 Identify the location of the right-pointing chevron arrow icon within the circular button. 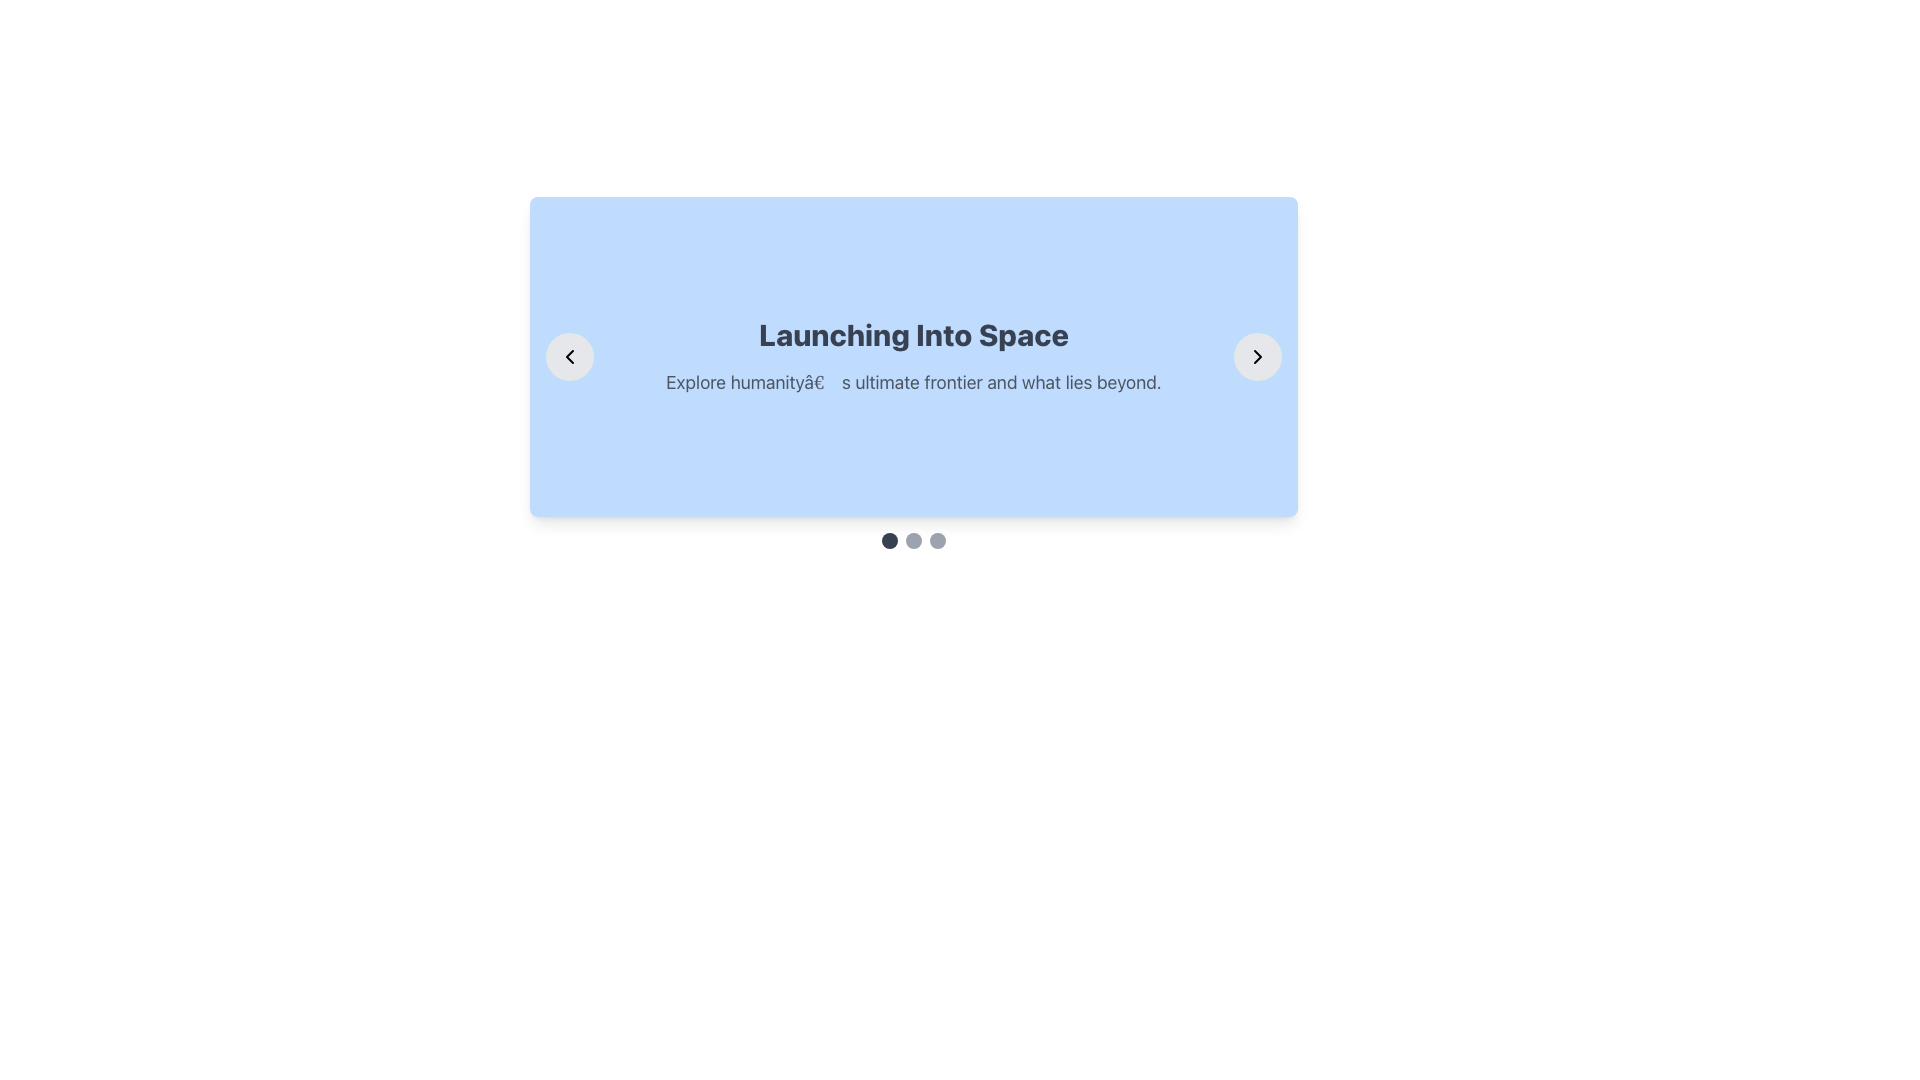
(1256, 356).